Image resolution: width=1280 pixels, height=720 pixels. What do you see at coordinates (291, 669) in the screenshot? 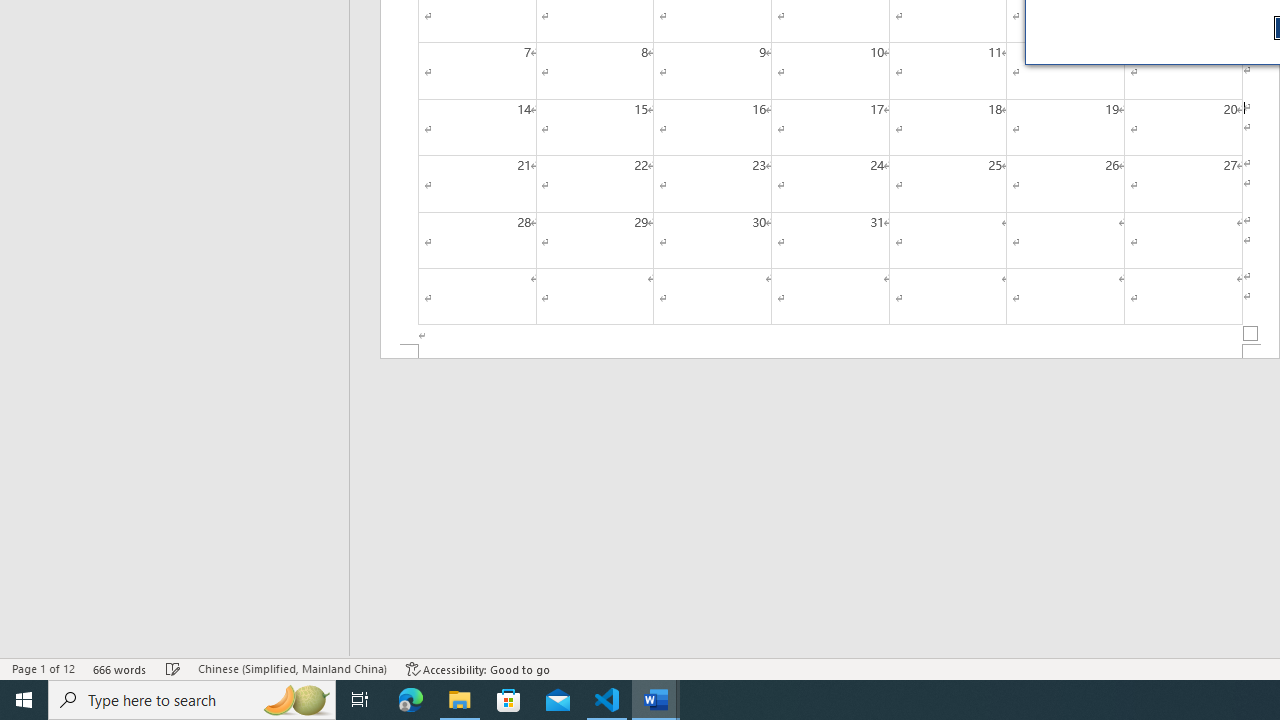
I see `'Language Chinese (Simplified, Mainland China)'` at bounding box center [291, 669].